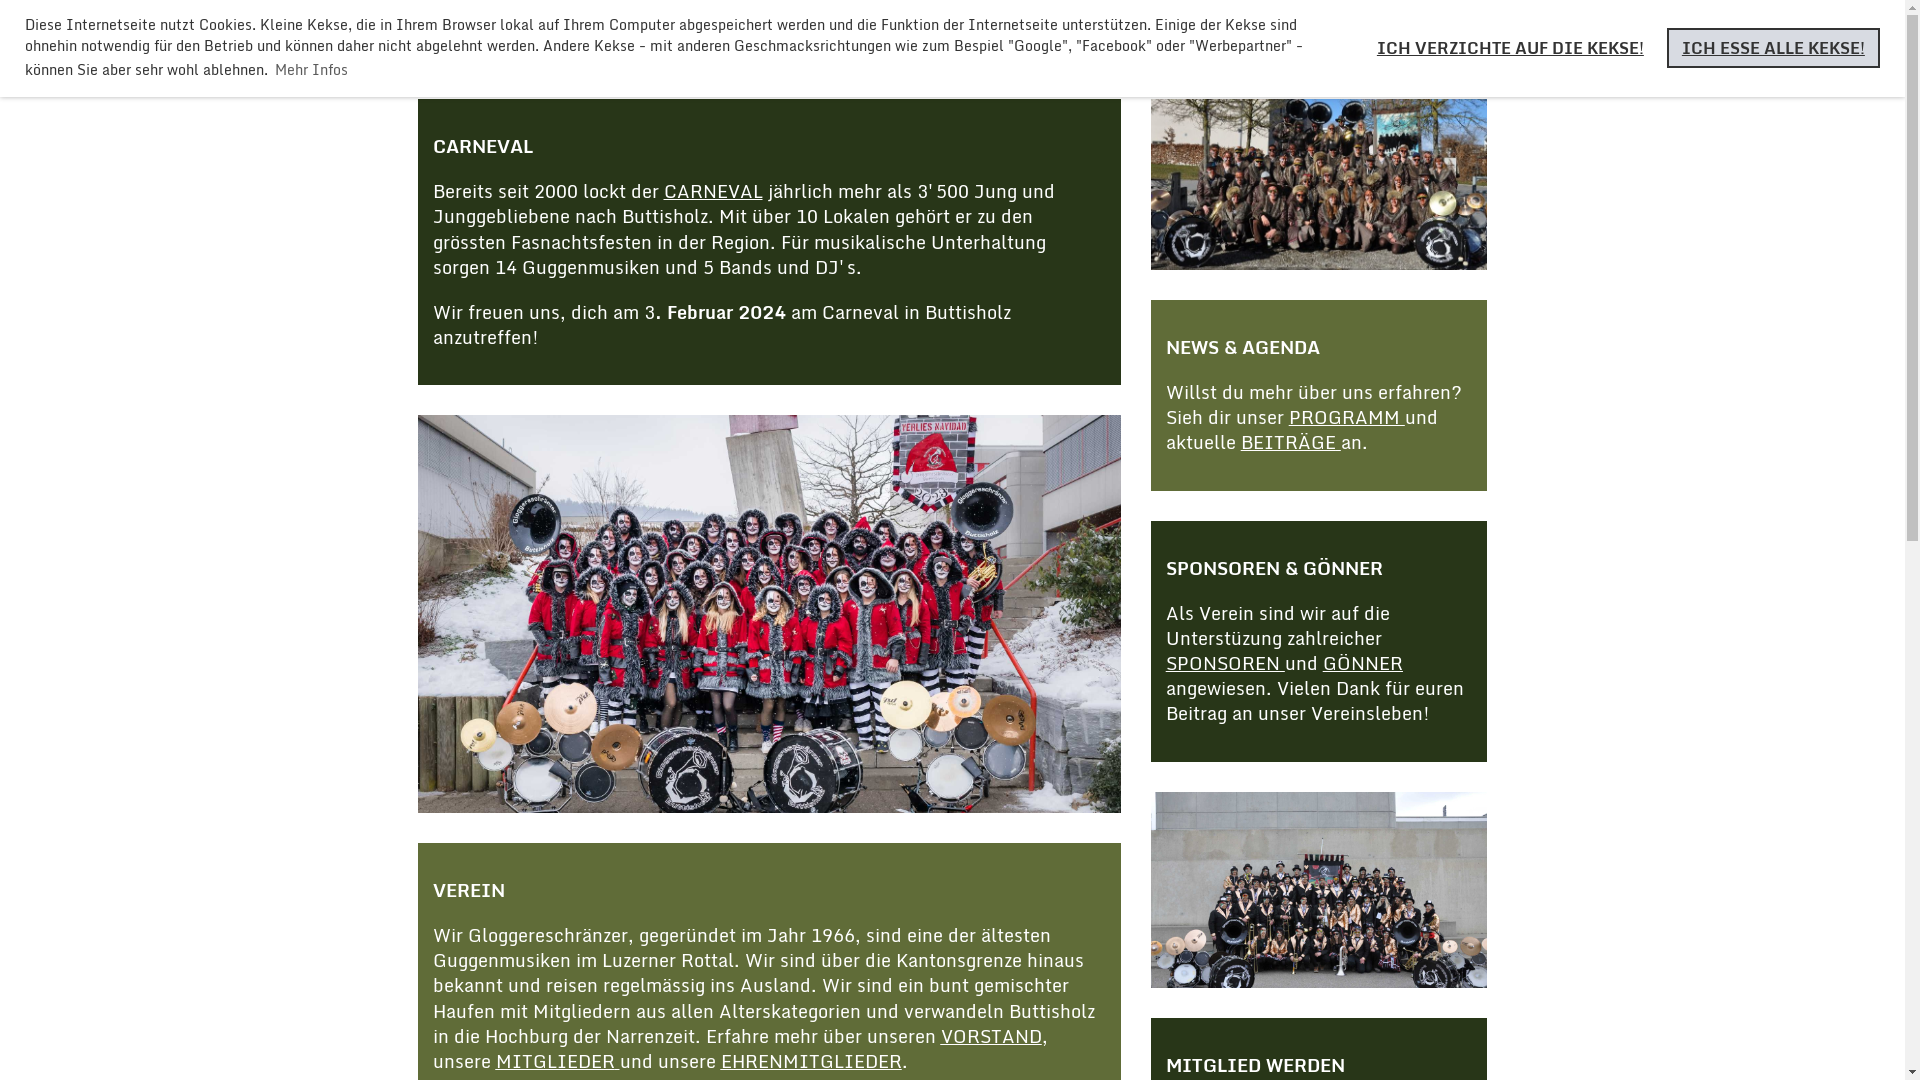 This screenshot has height=1080, width=1920. I want to click on 'MITGLIEDER', so click(557, 1059).